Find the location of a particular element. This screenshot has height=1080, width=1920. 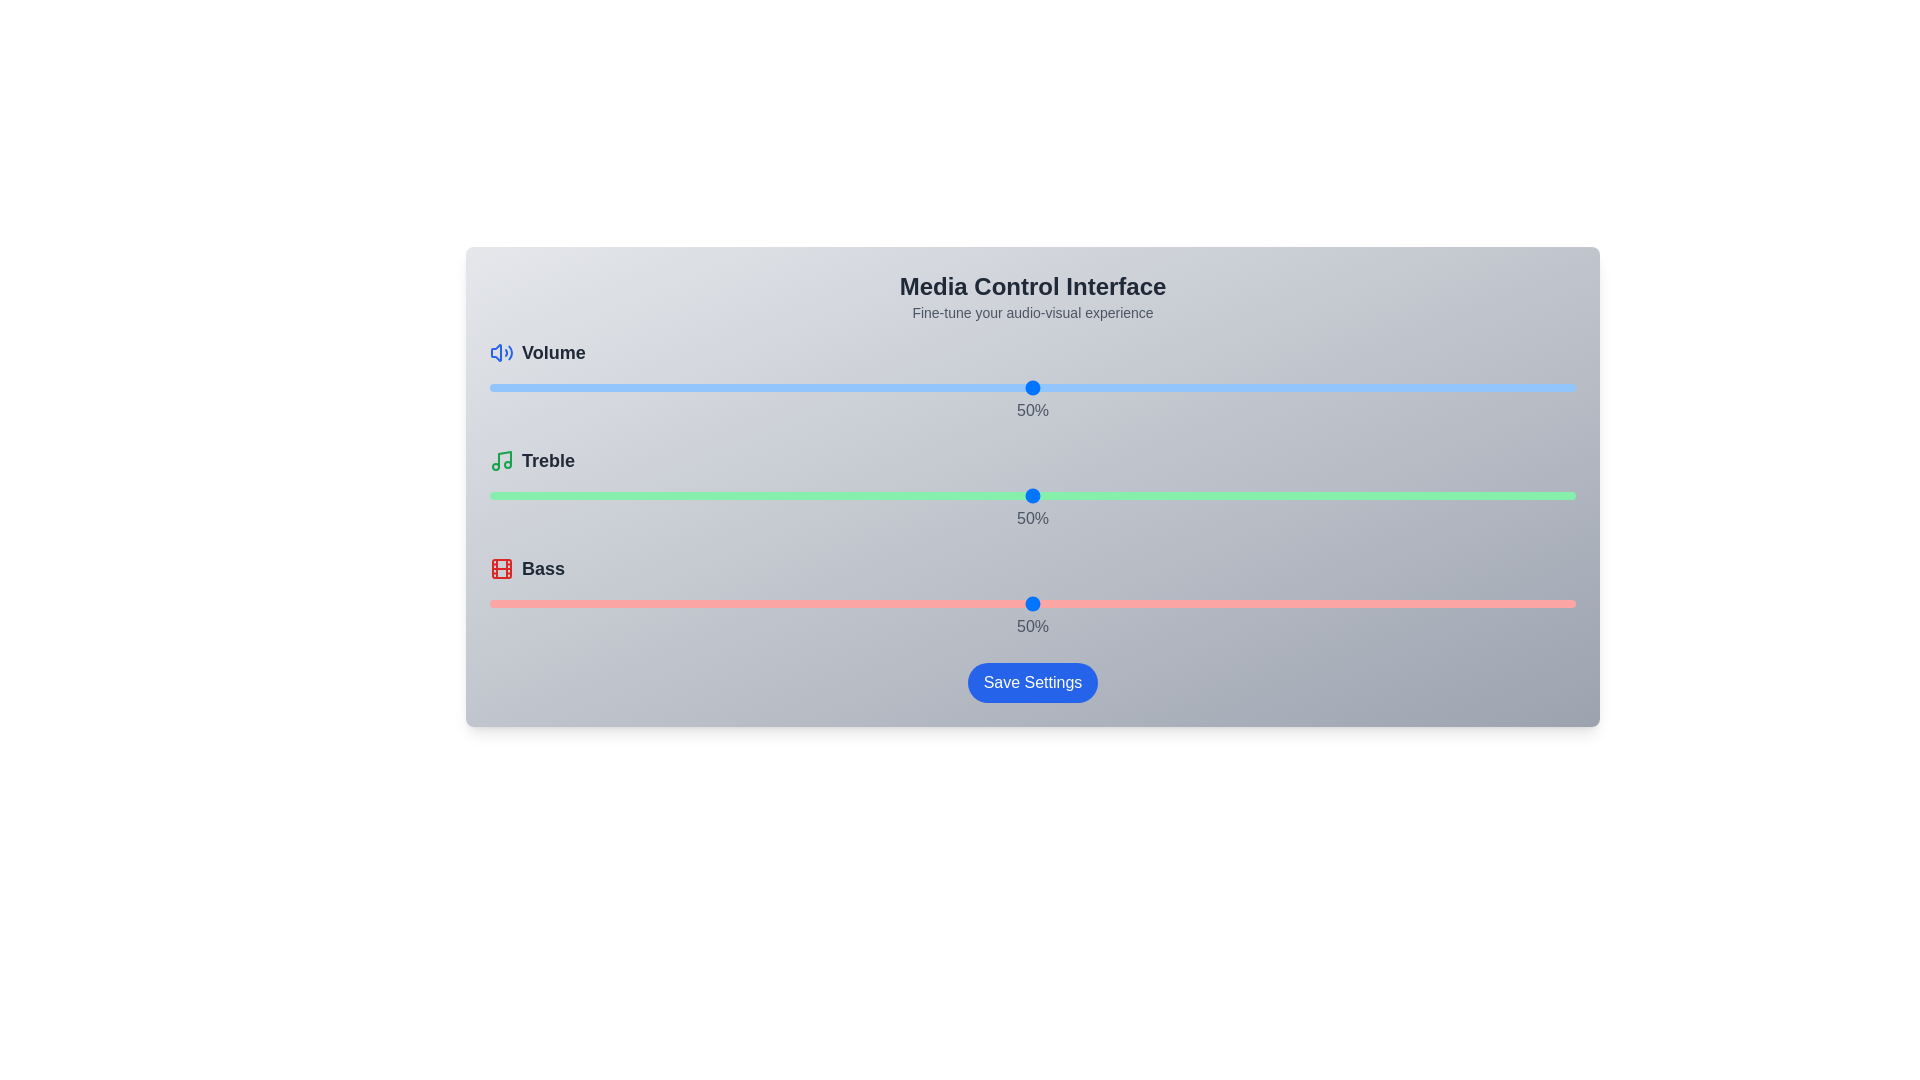

the slider value is located at coordinates (1489, 495).